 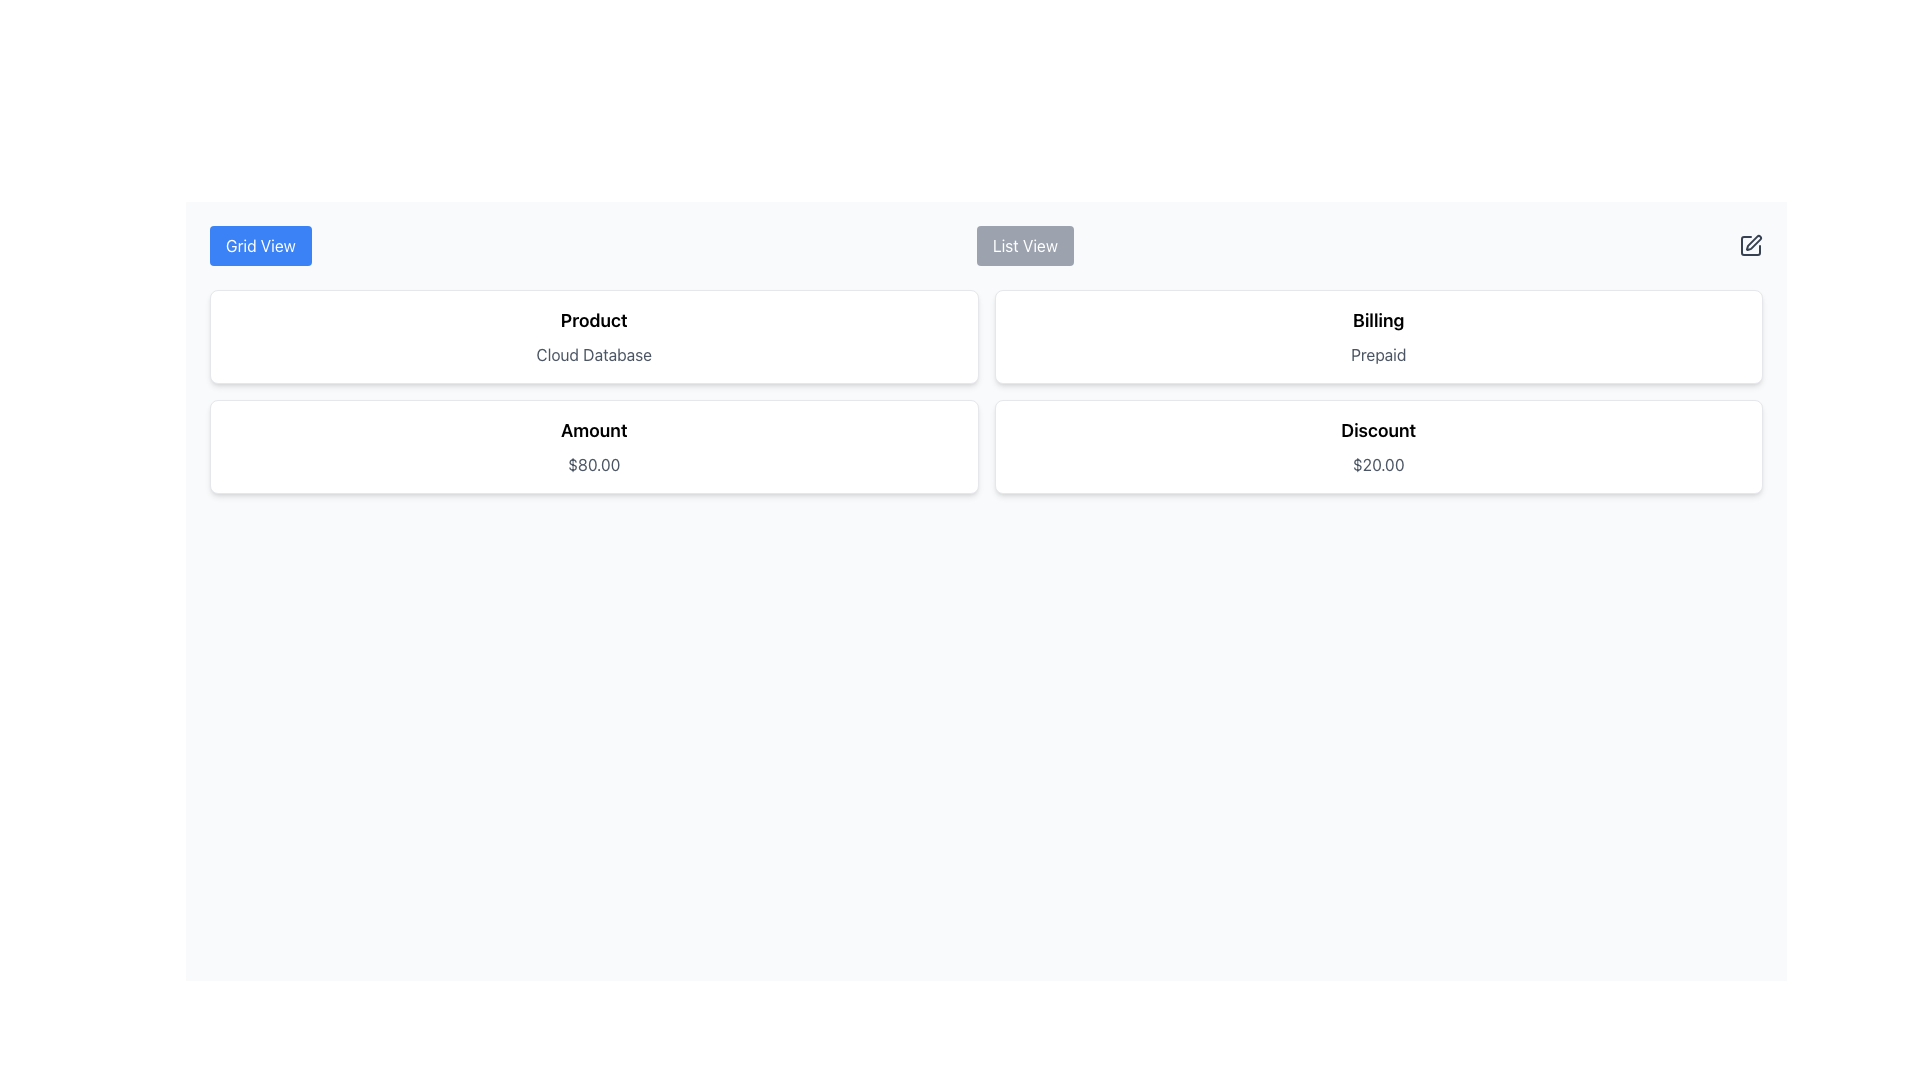 What do you see at coordinates (593, 465) in the screenshot?
I see `the price label displaying '$80.00', located below the 'Amount' text in a bordered, rounded rectangle` at bounding box center [593, 465].